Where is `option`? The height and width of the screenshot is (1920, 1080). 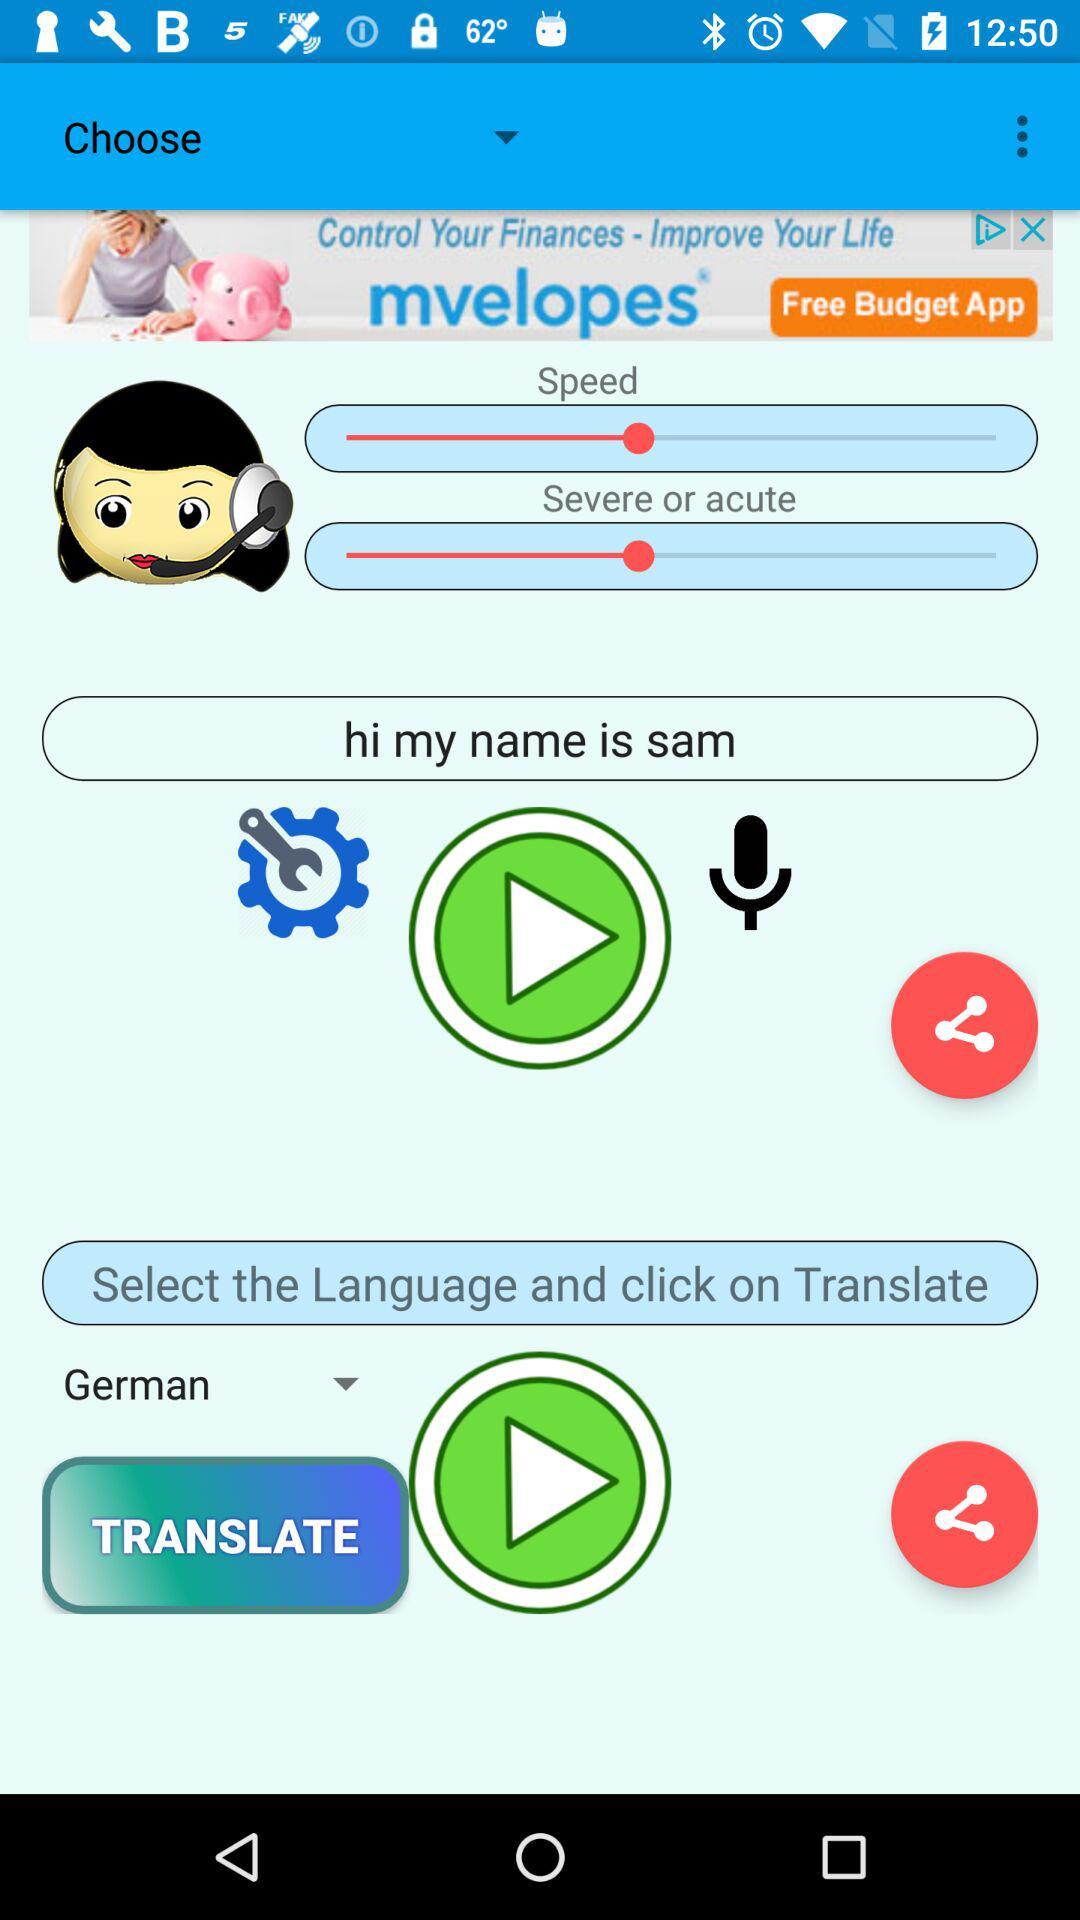 option is located at coordinates (540, 937).